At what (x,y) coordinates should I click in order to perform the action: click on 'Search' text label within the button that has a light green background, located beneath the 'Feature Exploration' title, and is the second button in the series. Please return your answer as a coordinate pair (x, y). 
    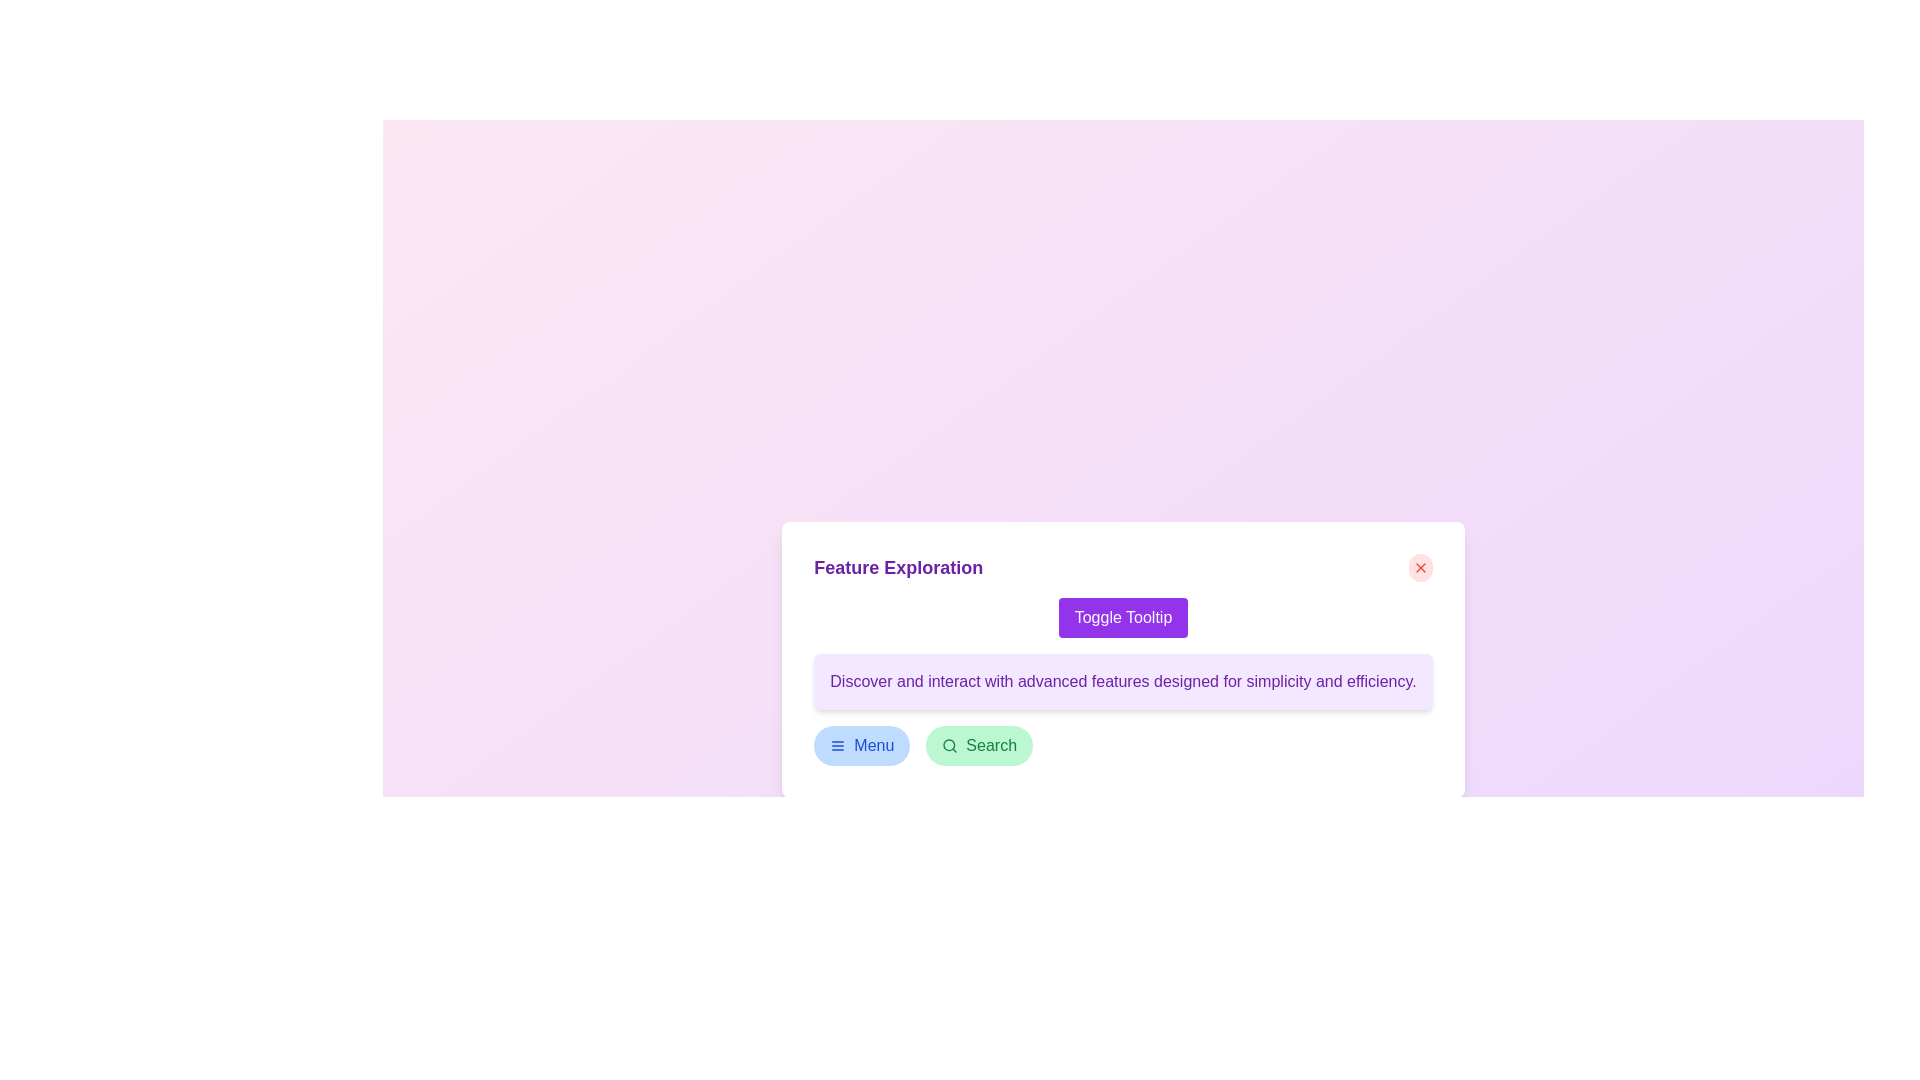
    Looking at the image, I should click on (991, 745).